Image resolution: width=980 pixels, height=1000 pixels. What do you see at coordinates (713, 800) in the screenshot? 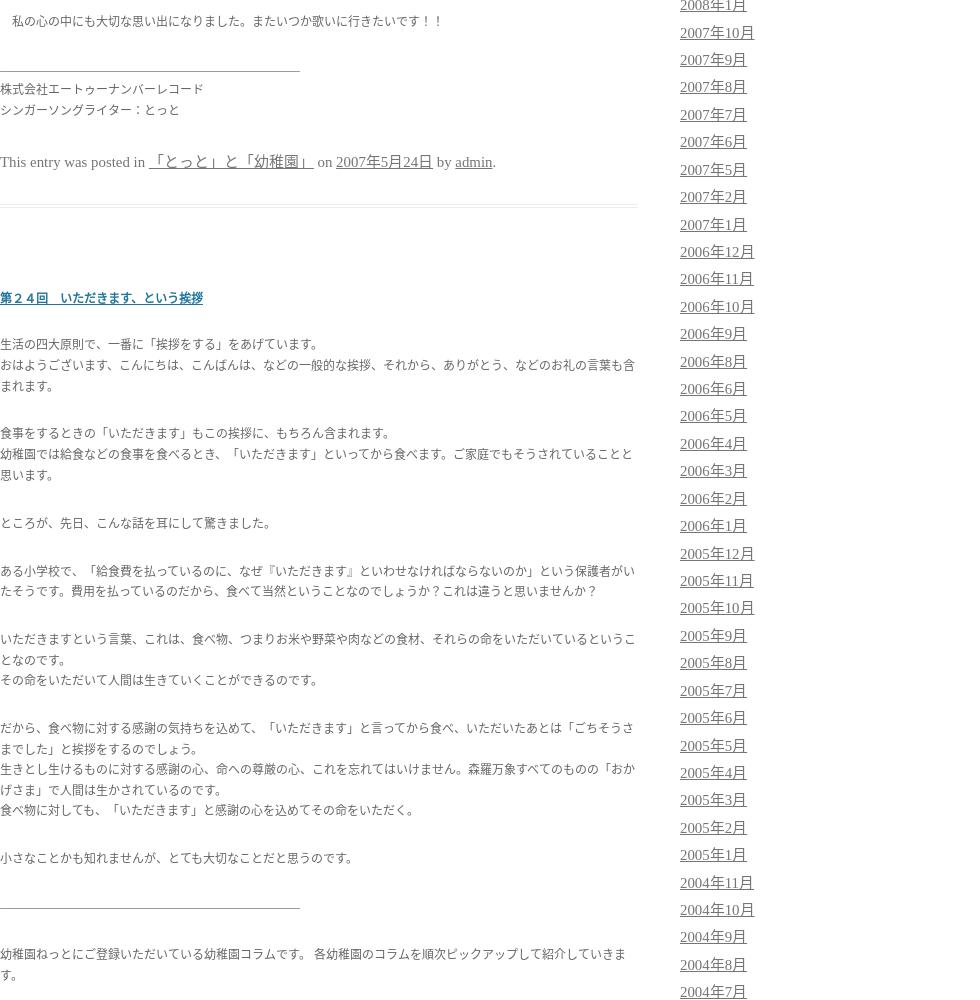
I see `'2005年3月'` at bounding box center [713, 800].